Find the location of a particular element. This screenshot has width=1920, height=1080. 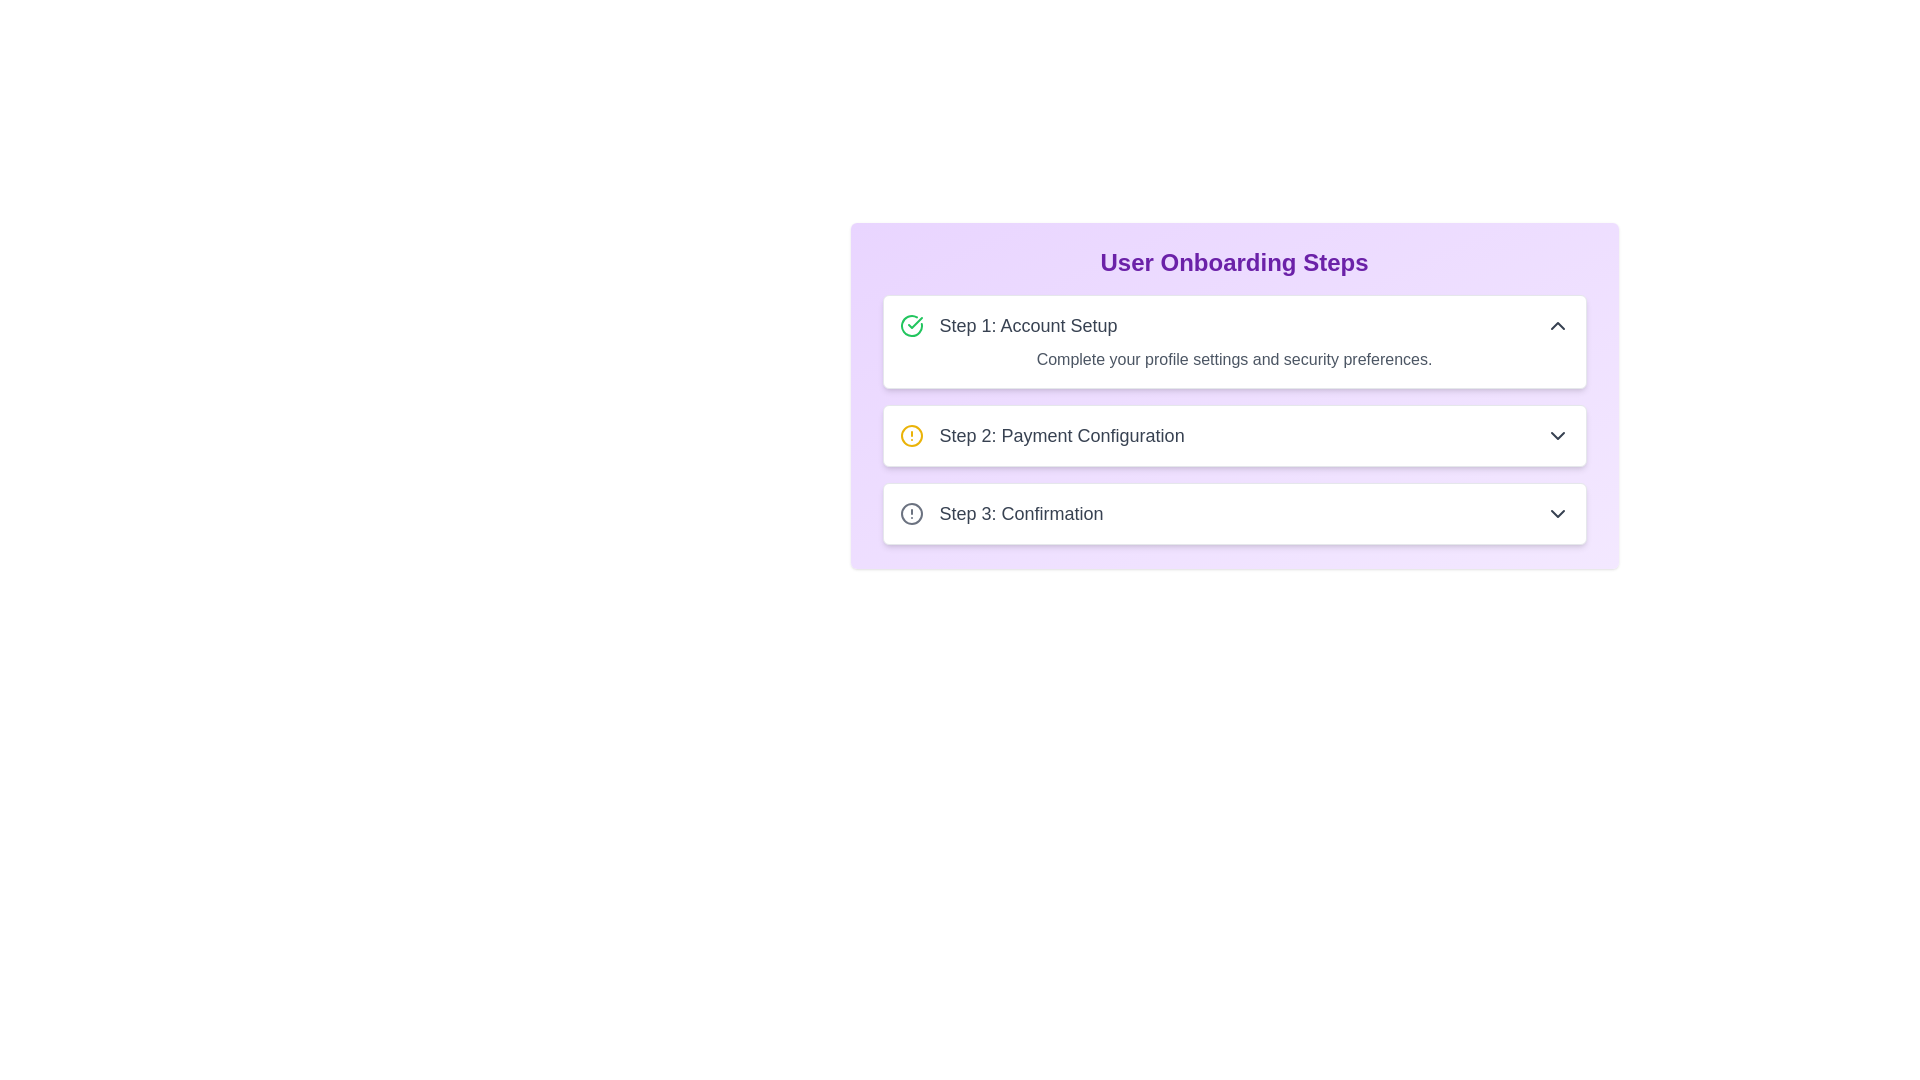

the second step panel of the onboarding process is located at coordinates (1233, 434).